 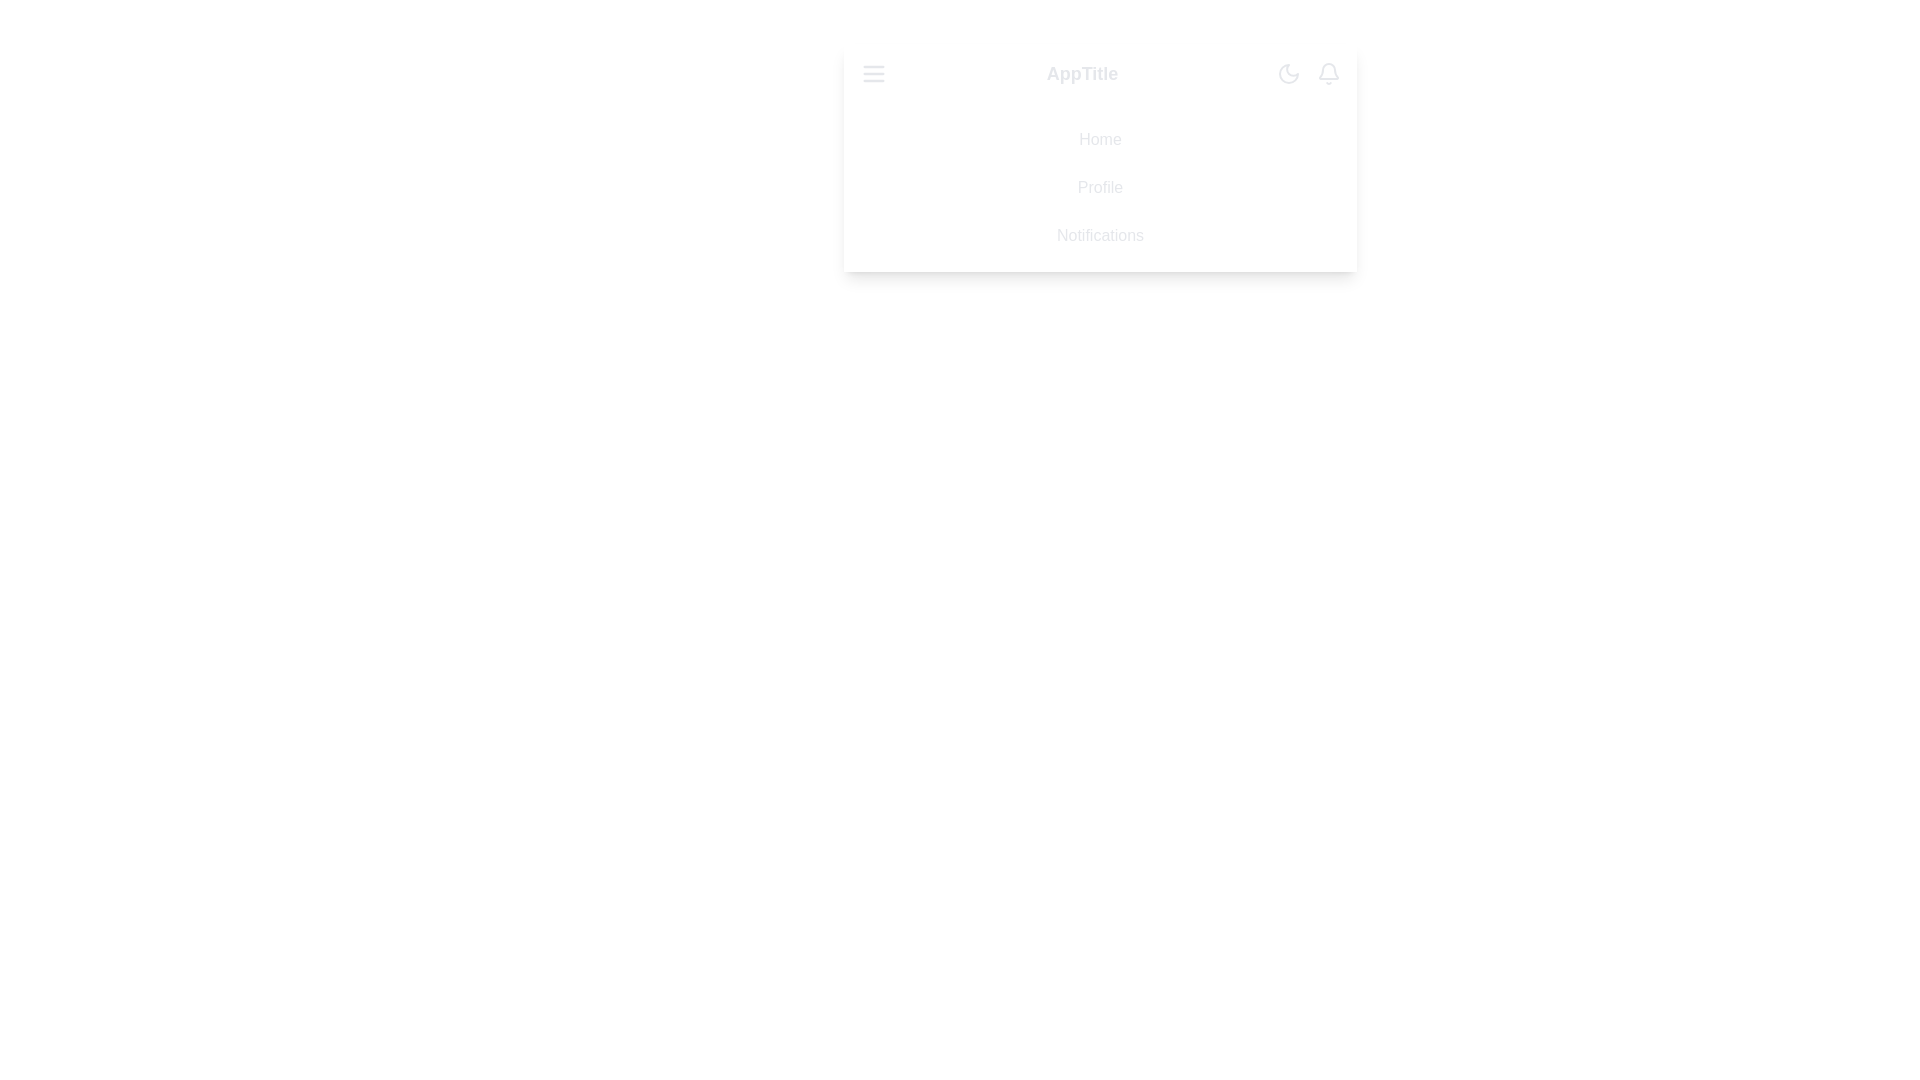 I want to click on the menu item Notifications from the list, so click(x=1099, y=234).